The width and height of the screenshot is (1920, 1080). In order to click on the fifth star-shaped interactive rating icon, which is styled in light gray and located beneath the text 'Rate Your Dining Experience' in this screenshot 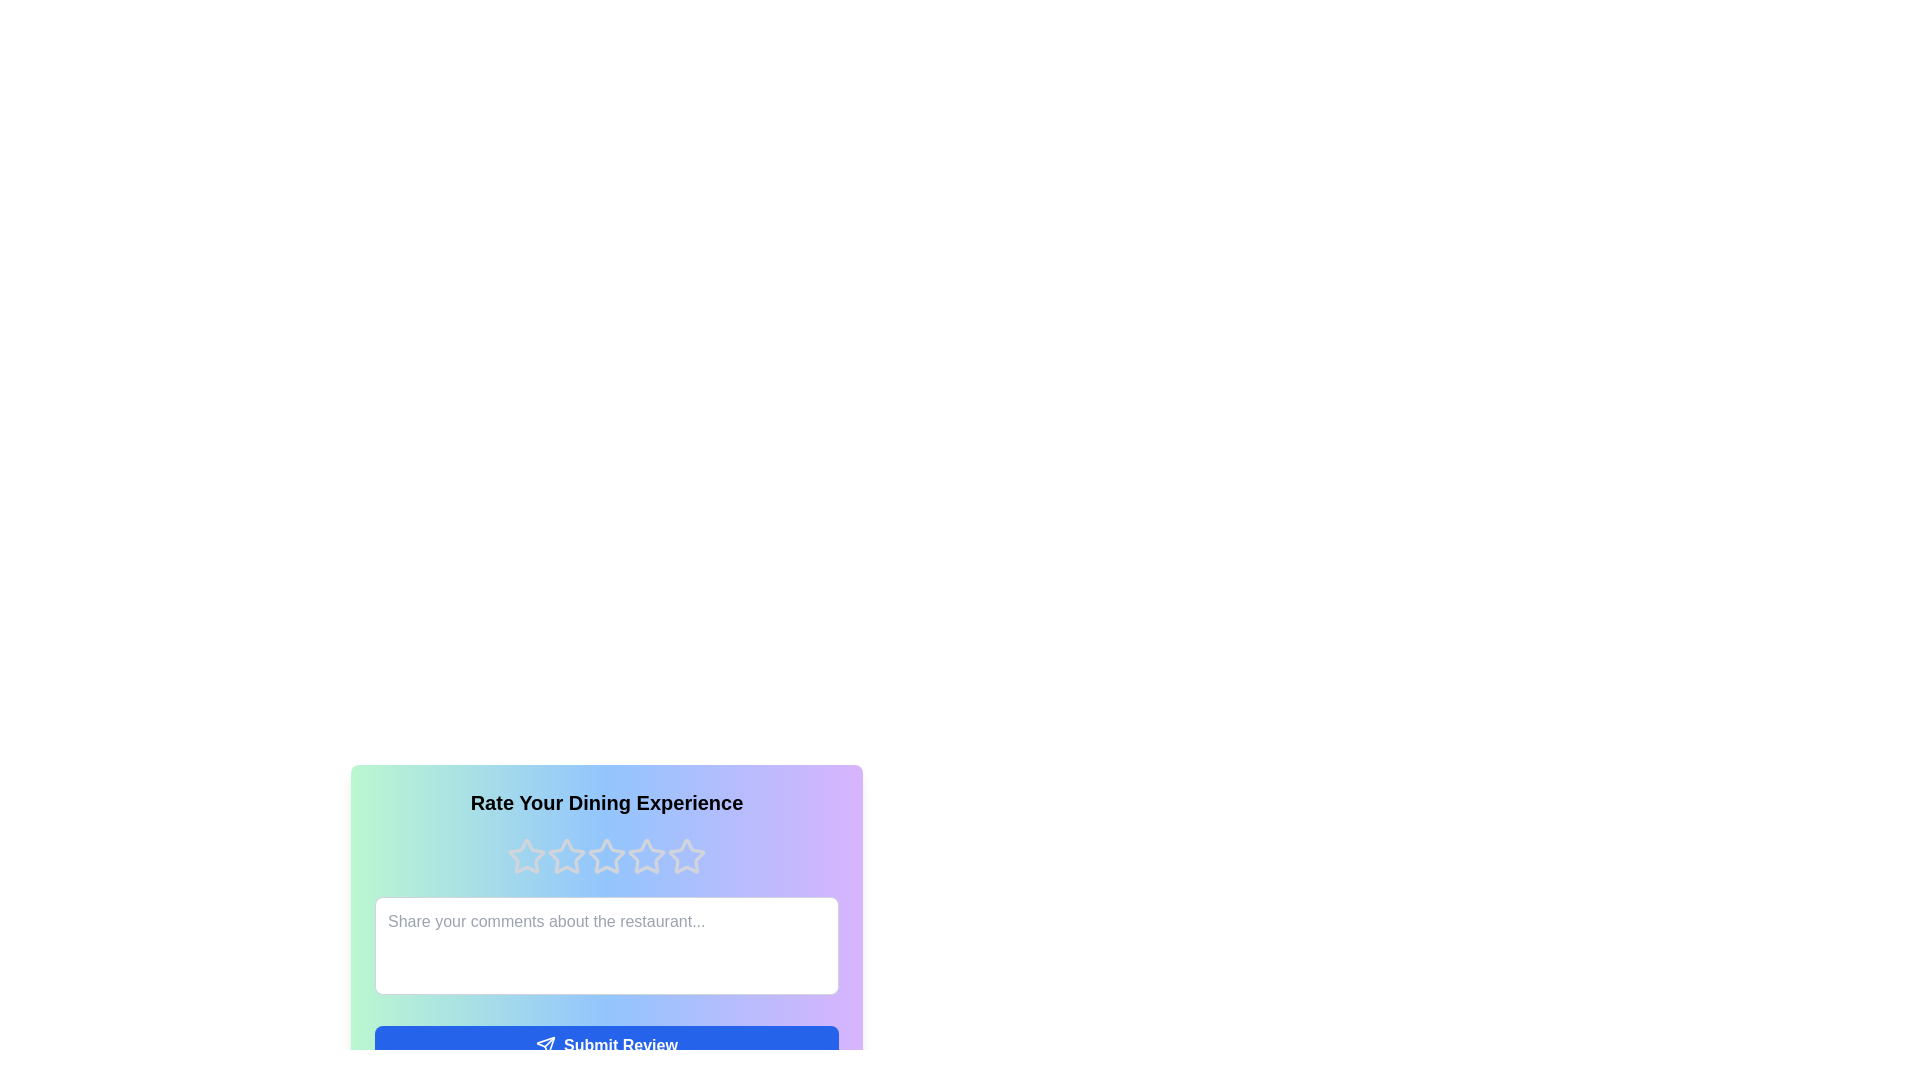, I will do `click(686, 855)`.